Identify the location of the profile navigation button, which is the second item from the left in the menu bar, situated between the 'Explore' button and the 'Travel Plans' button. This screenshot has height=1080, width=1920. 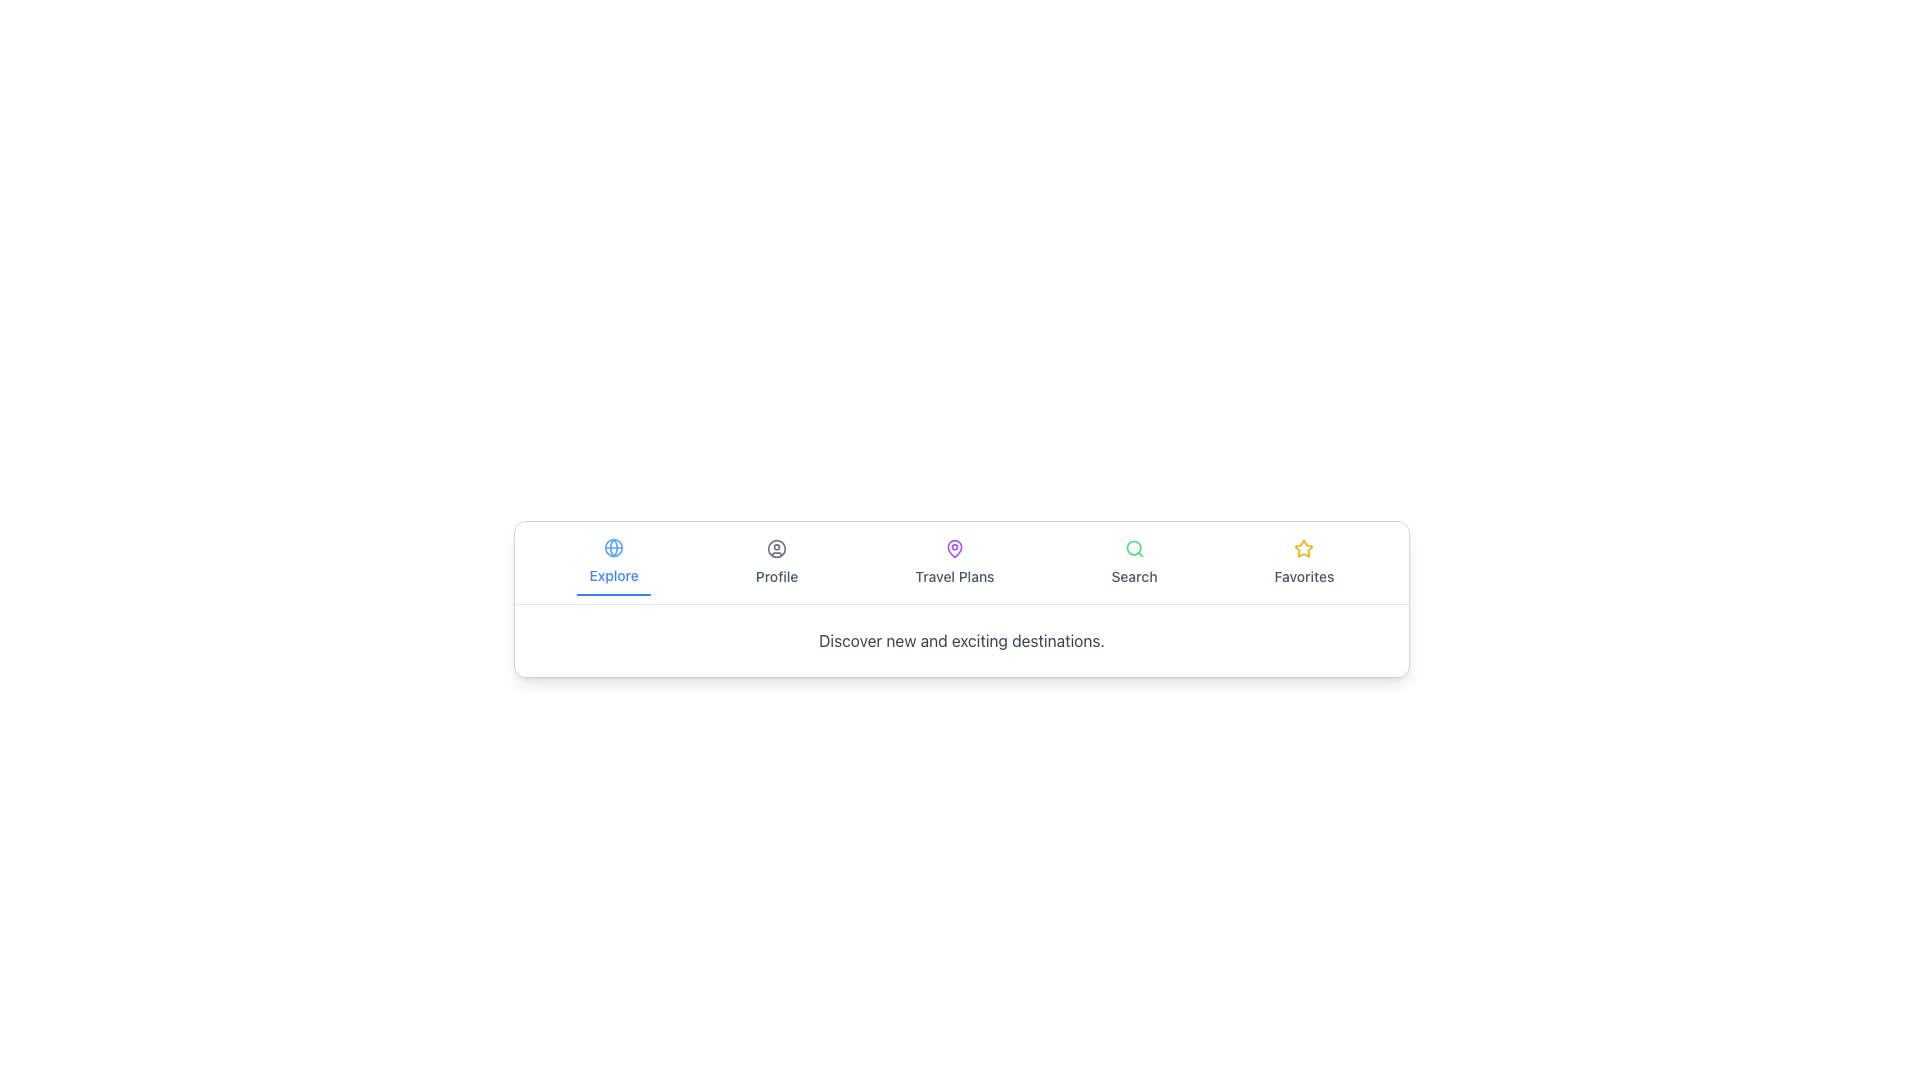
(776, 563).